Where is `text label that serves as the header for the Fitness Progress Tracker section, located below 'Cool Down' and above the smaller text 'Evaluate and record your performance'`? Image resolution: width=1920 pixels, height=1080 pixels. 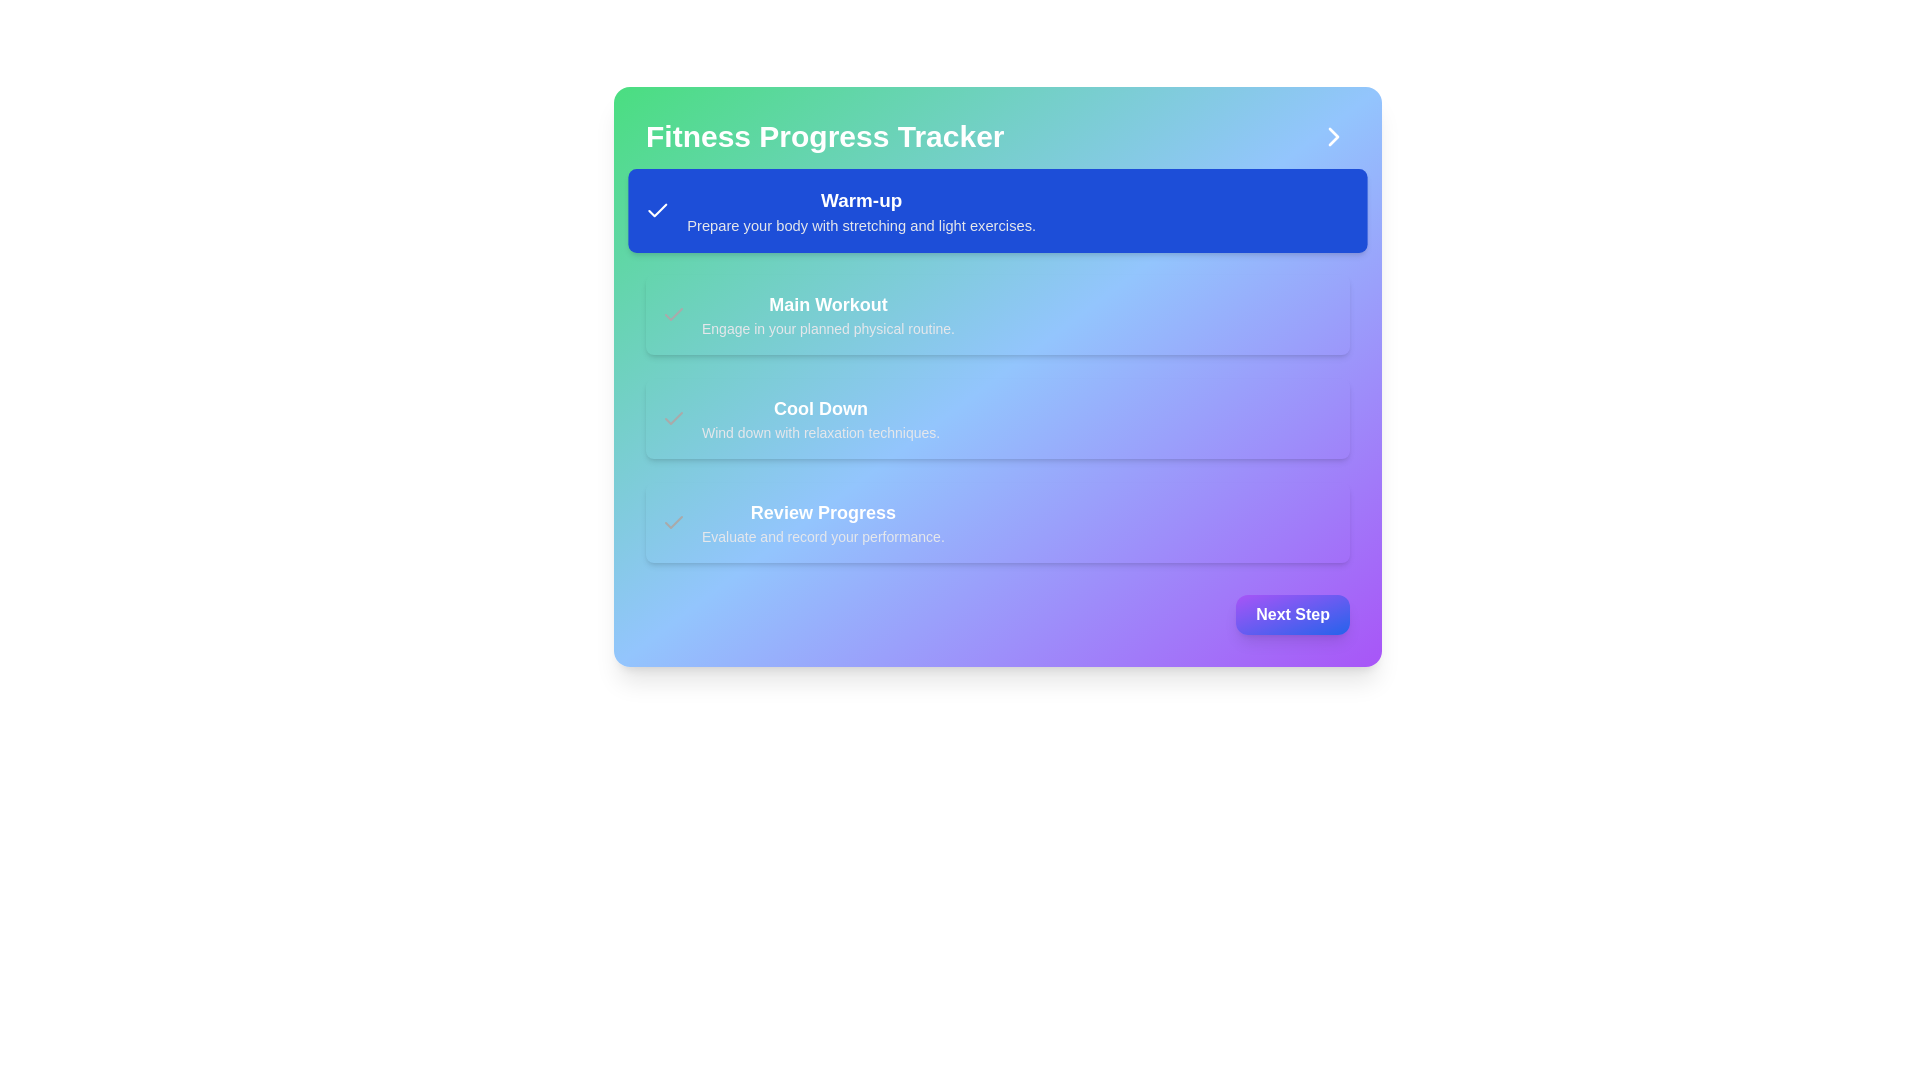
text label that serves as the header for the Fitness Progress Tracker section, located below 'Cool Down' and above the smaller text 'Evaluate and record your performance' is located at coordinates (823, 512).